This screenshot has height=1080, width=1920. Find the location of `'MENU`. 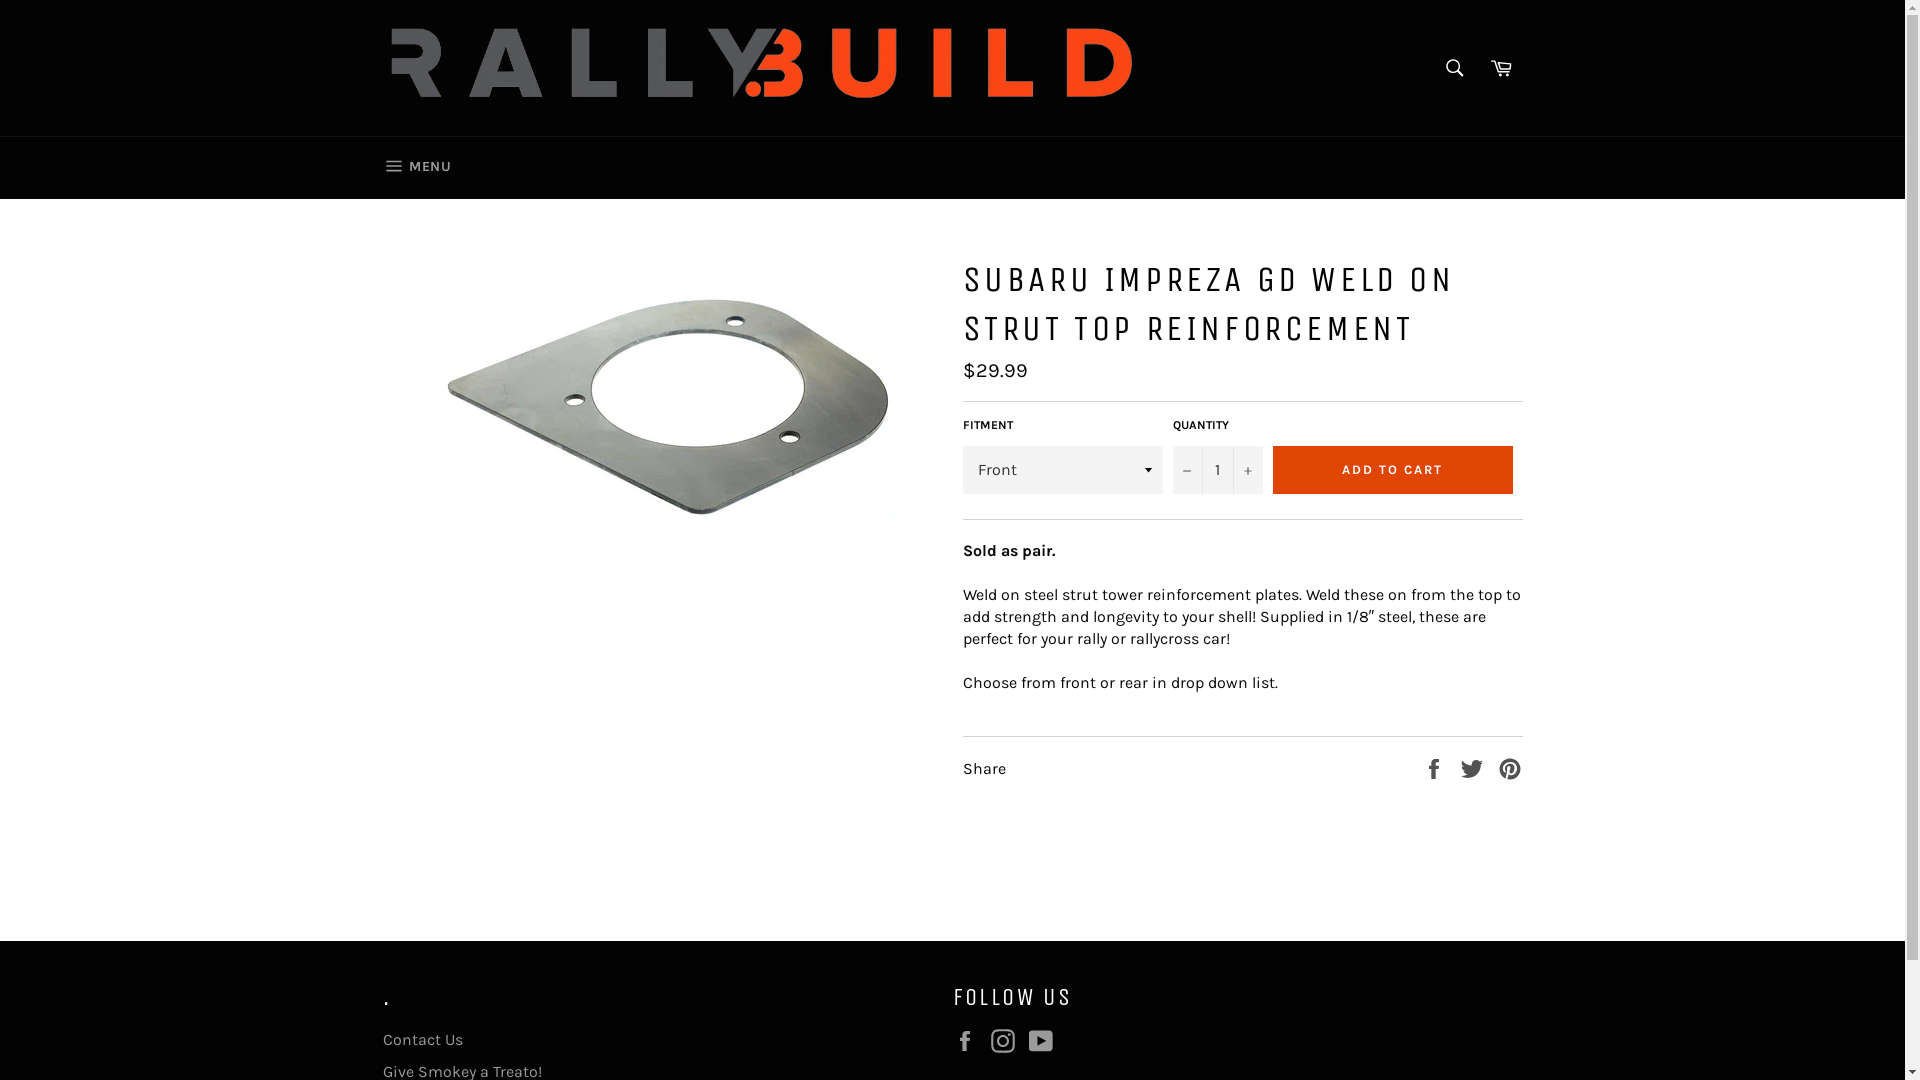

'MENU is located at coordinates (415, 167).